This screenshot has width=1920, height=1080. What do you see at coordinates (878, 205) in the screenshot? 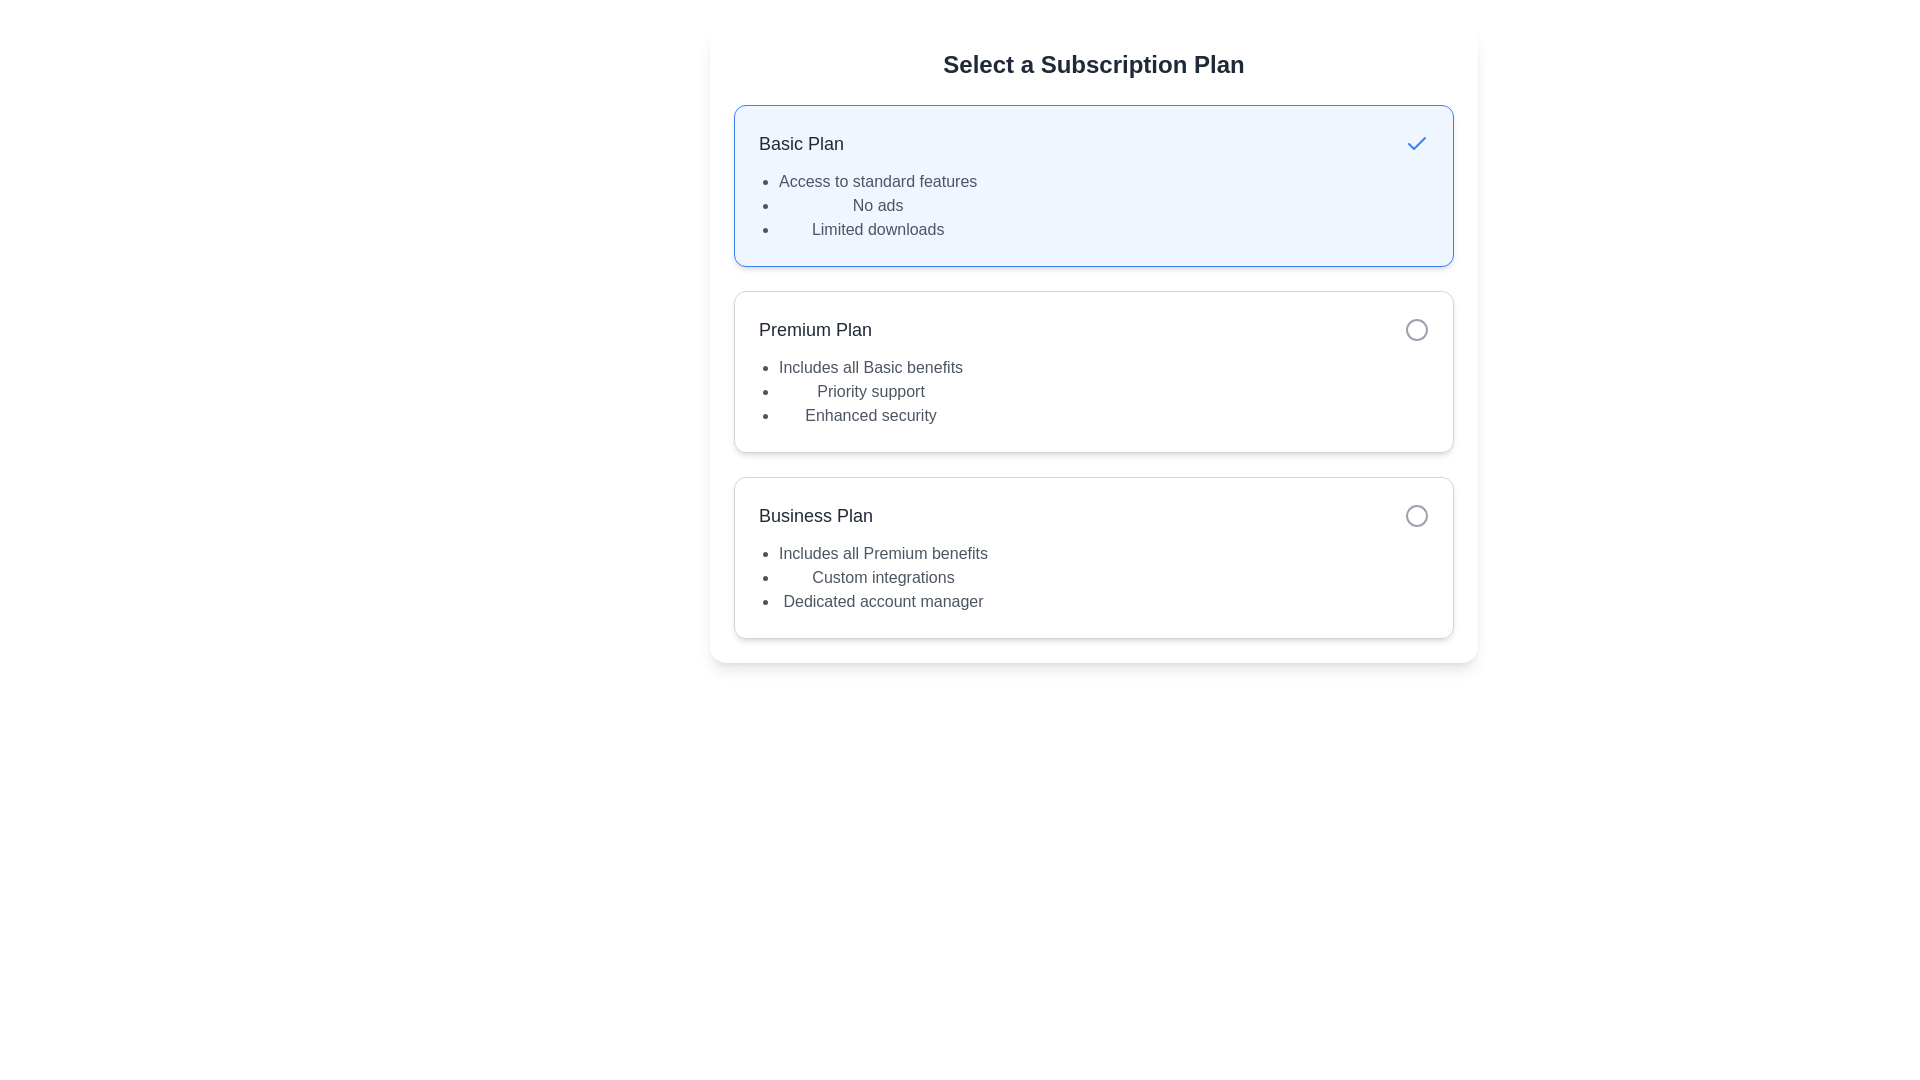
I see `the informational Text Label that indicates users selecting the 'Basic Plan' will not see advertisements, located beneath the 'Basic Plan' heading in the bulleted list` at bounding box center [878, 205].